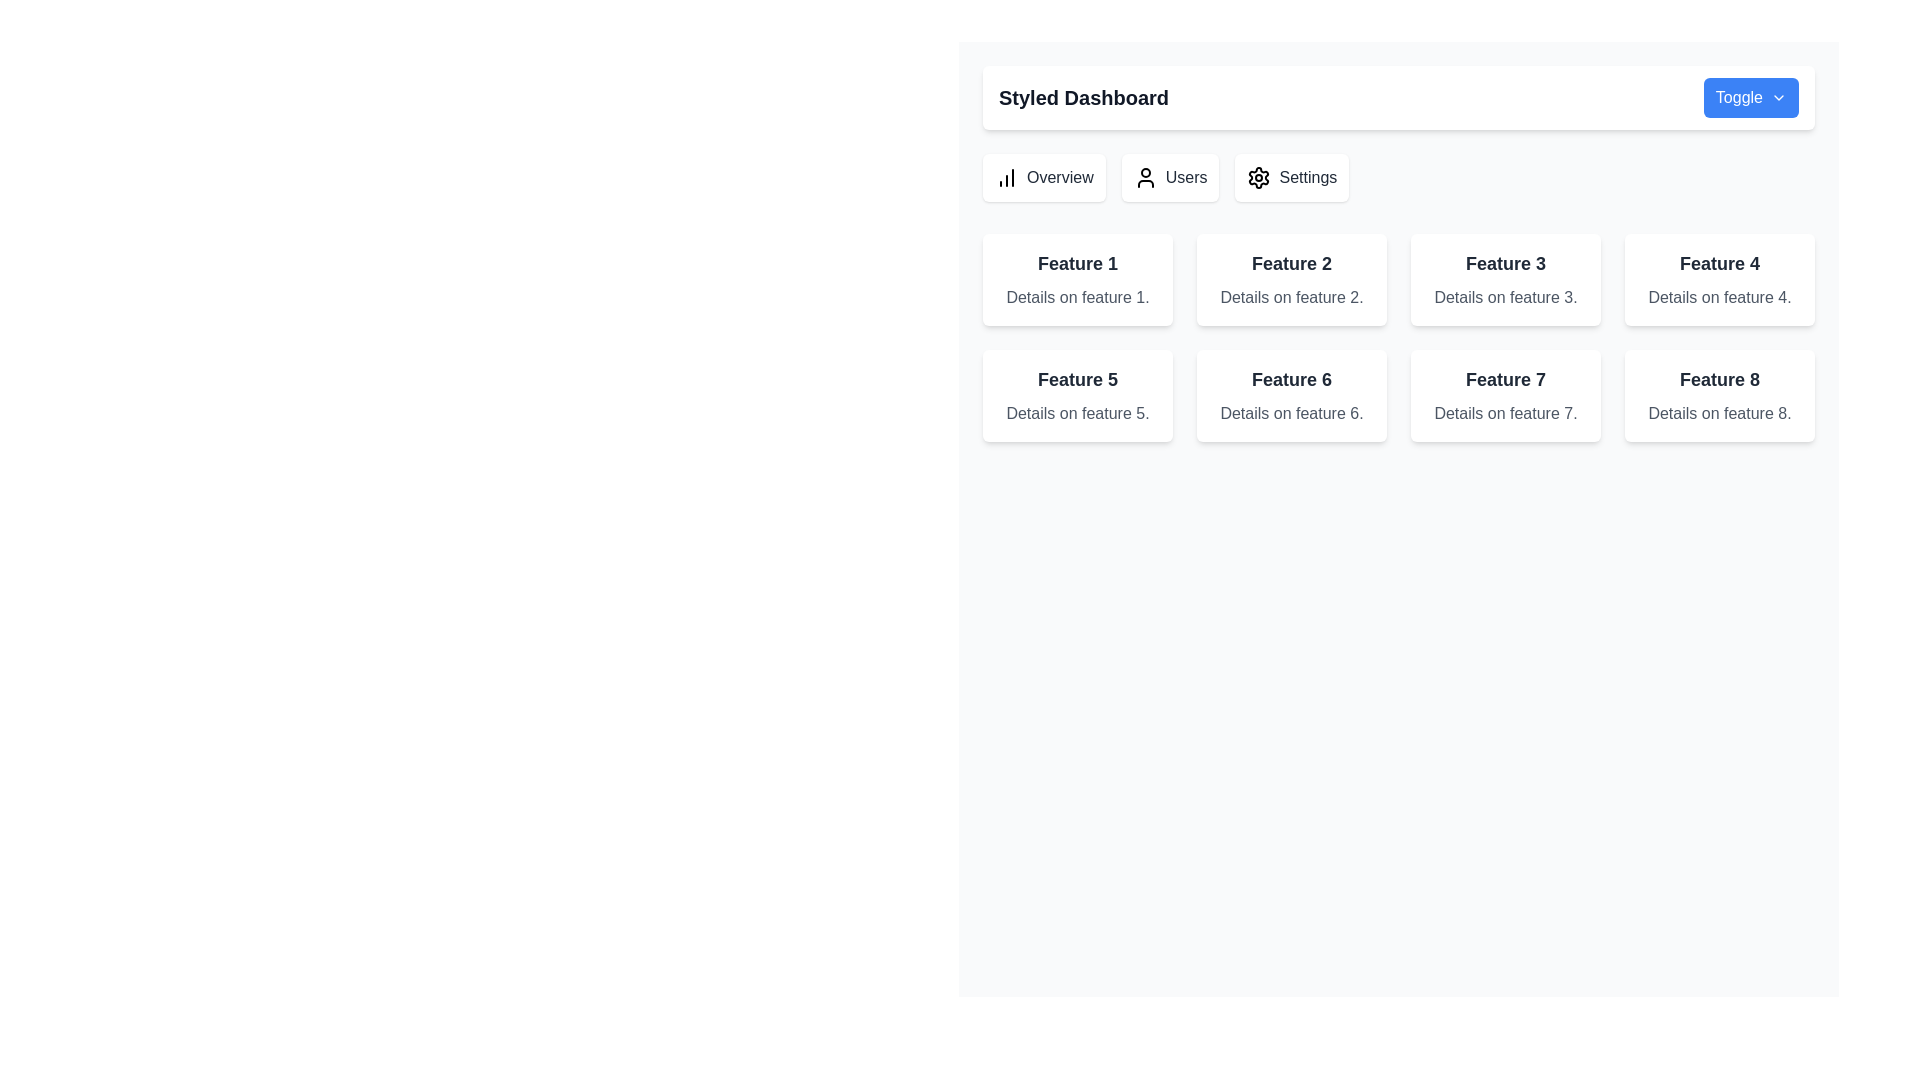  What do you see at coordinates (1291, 380) in the screenshot?
I see `text label that serves as a title or heading for the card located in the second row, second column of the grid layout on the main dashboard area` at bounding box center [1291, 380].